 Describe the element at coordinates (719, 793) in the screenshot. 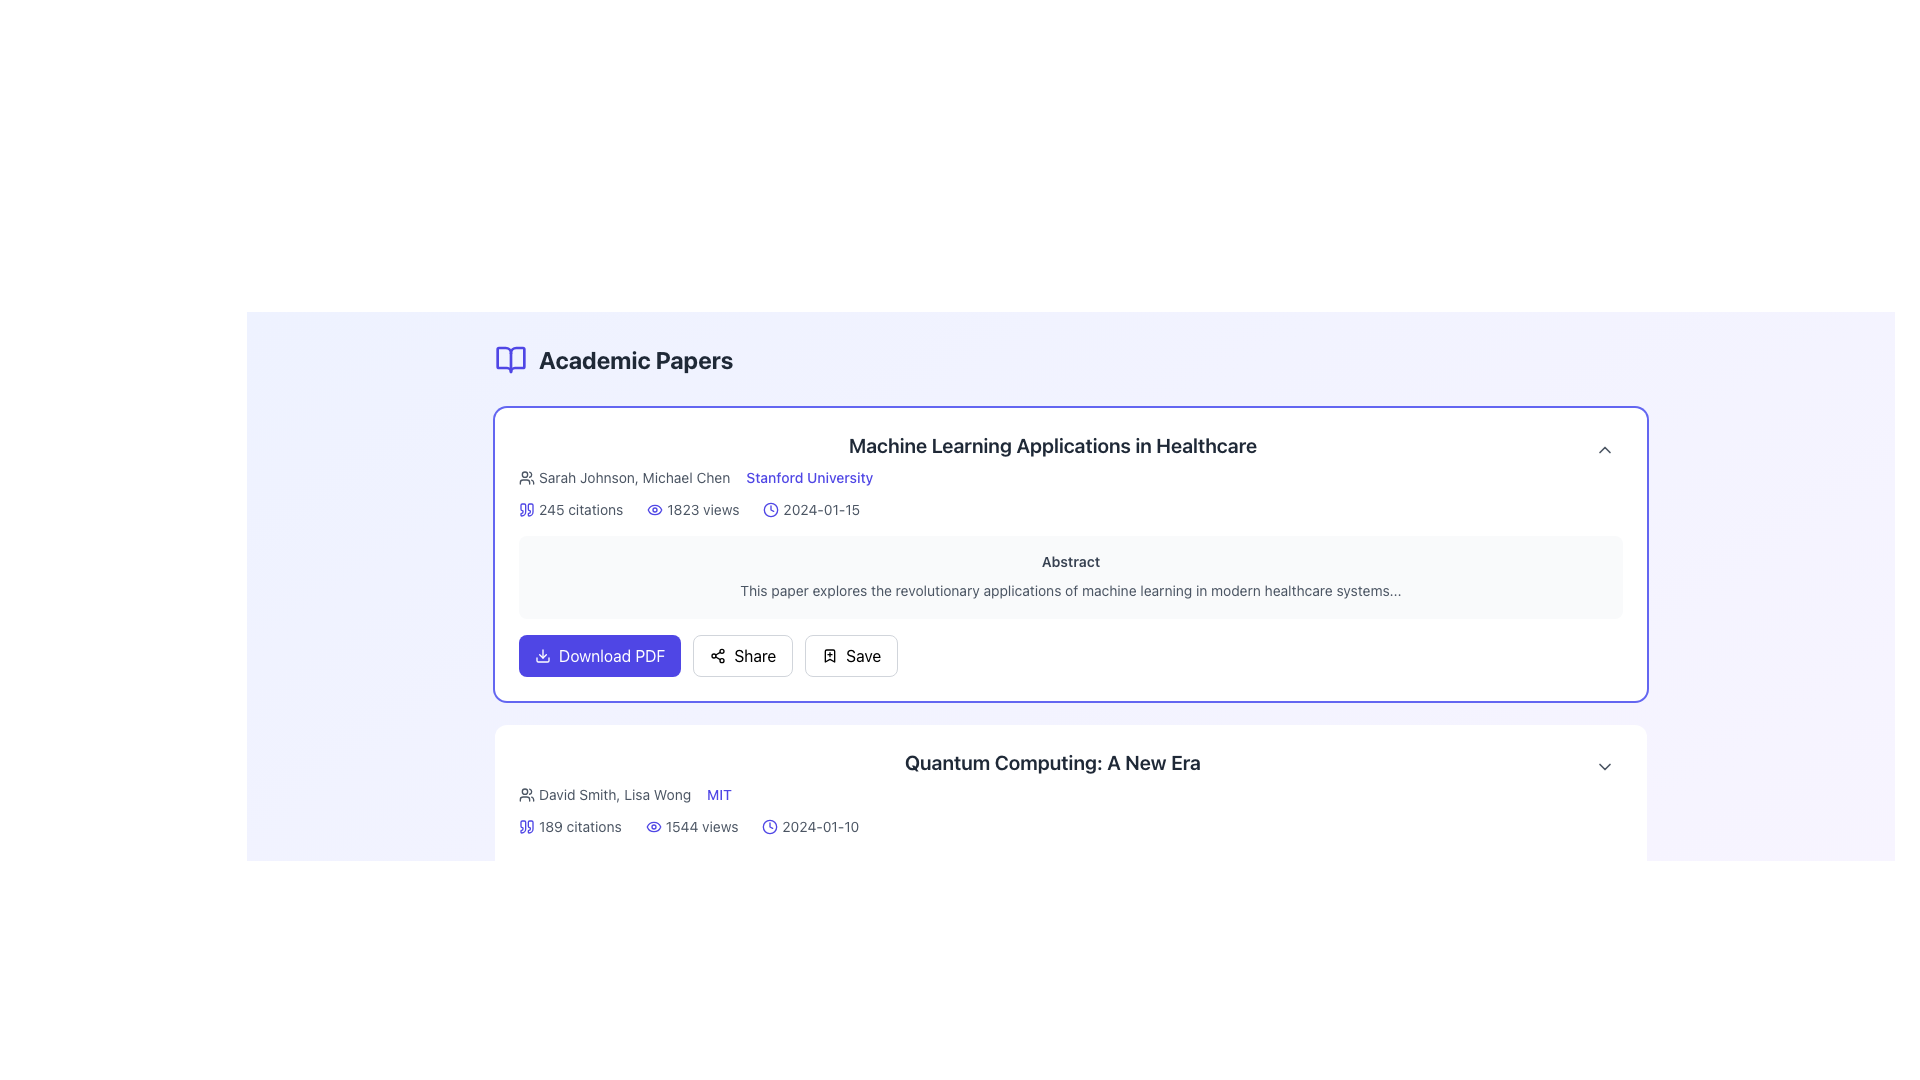

I see `the text label displaying 'MIT' styled in indigo and bold font, located to the right of the authors' names` at that location.